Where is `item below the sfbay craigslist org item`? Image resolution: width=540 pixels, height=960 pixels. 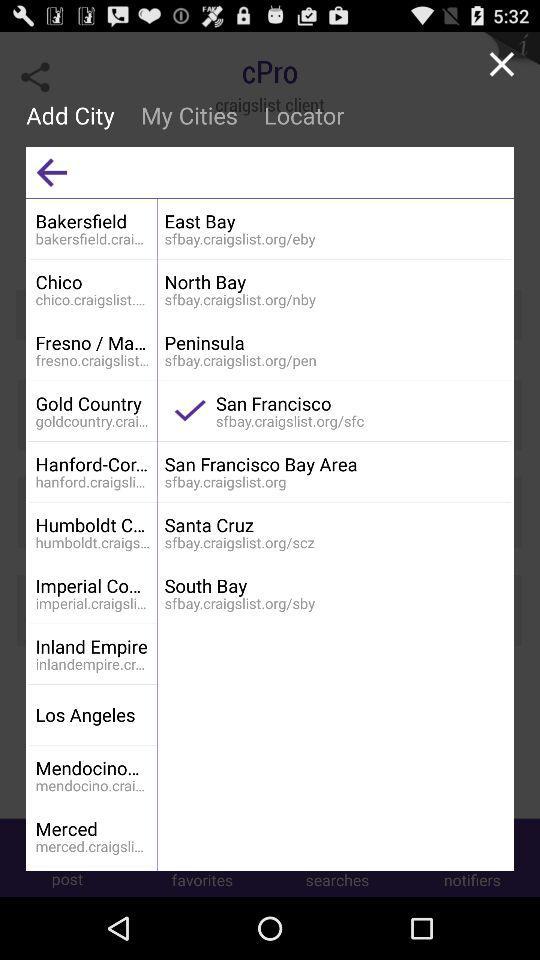
item below the sfbay craigslist org item is located at coordinates (334, 585).